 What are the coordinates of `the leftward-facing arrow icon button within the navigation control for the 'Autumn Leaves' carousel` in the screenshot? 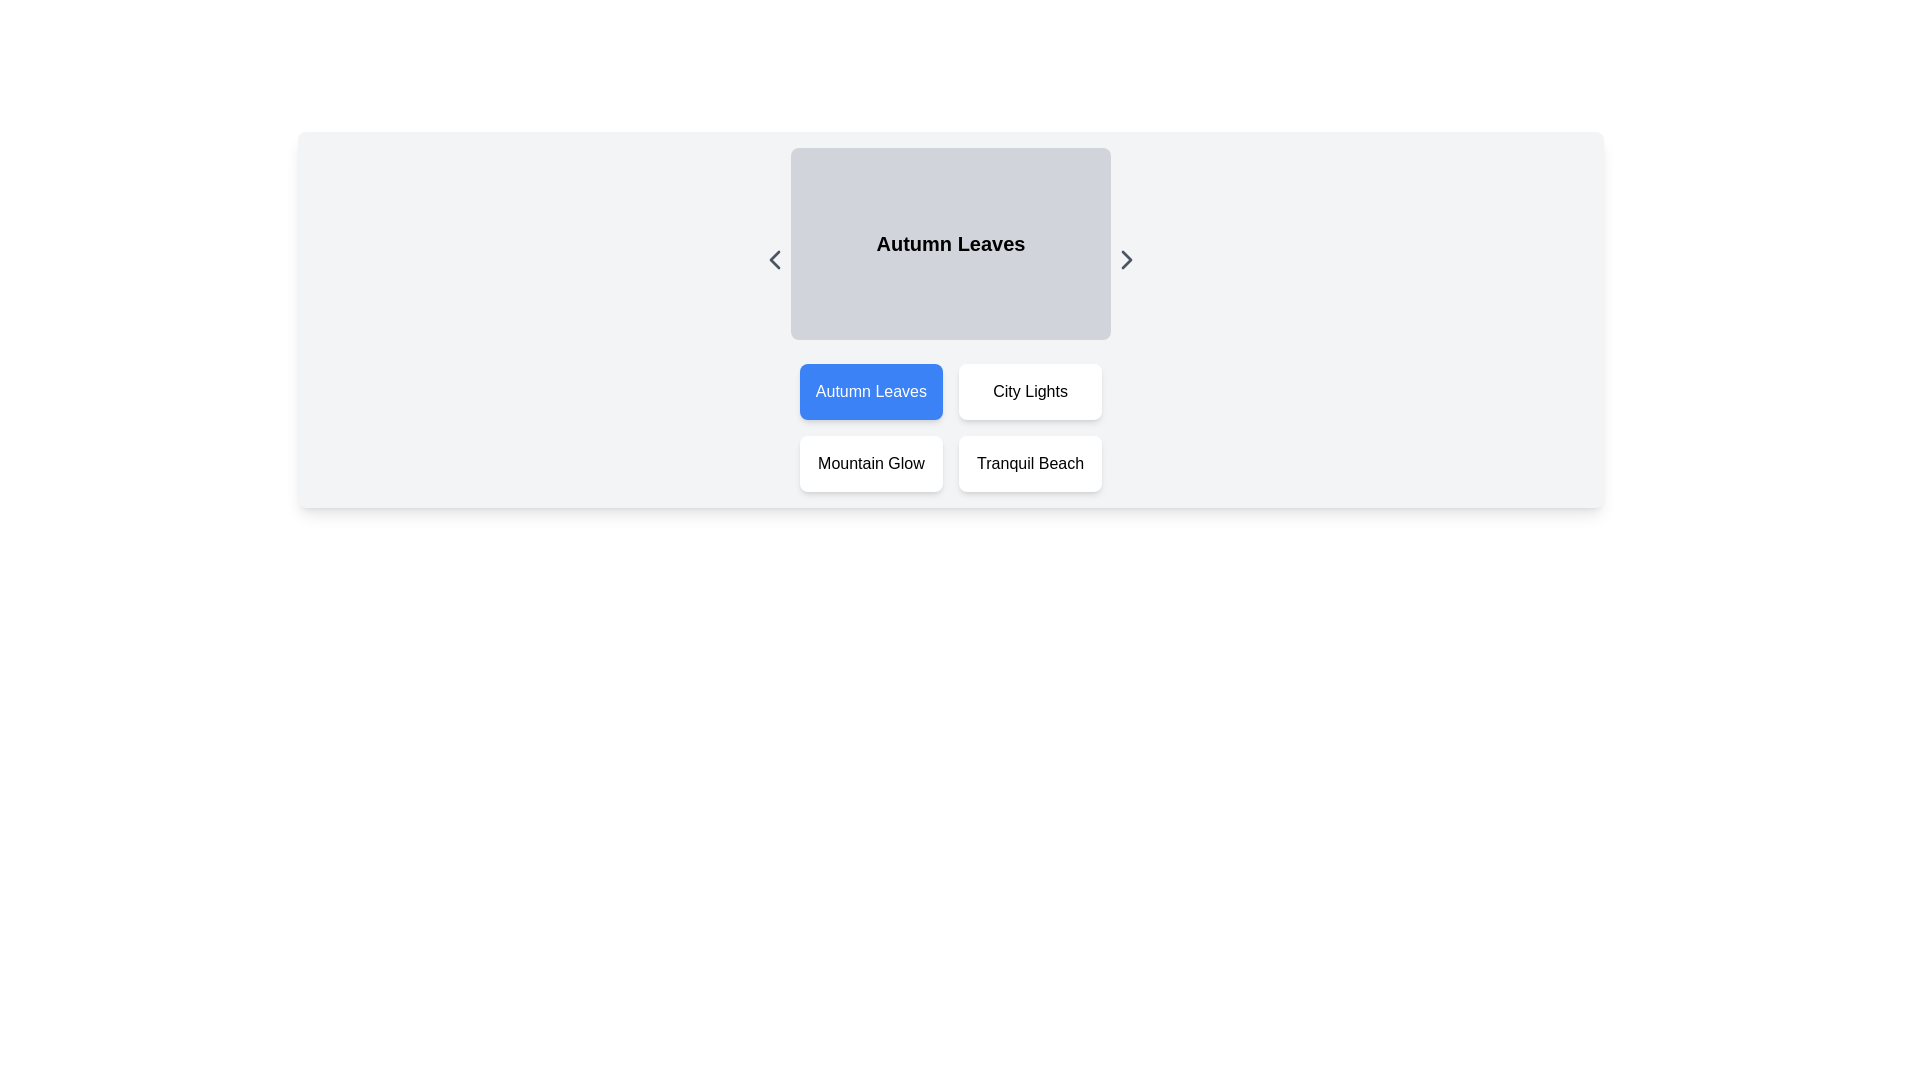 It's located at (773, 258).